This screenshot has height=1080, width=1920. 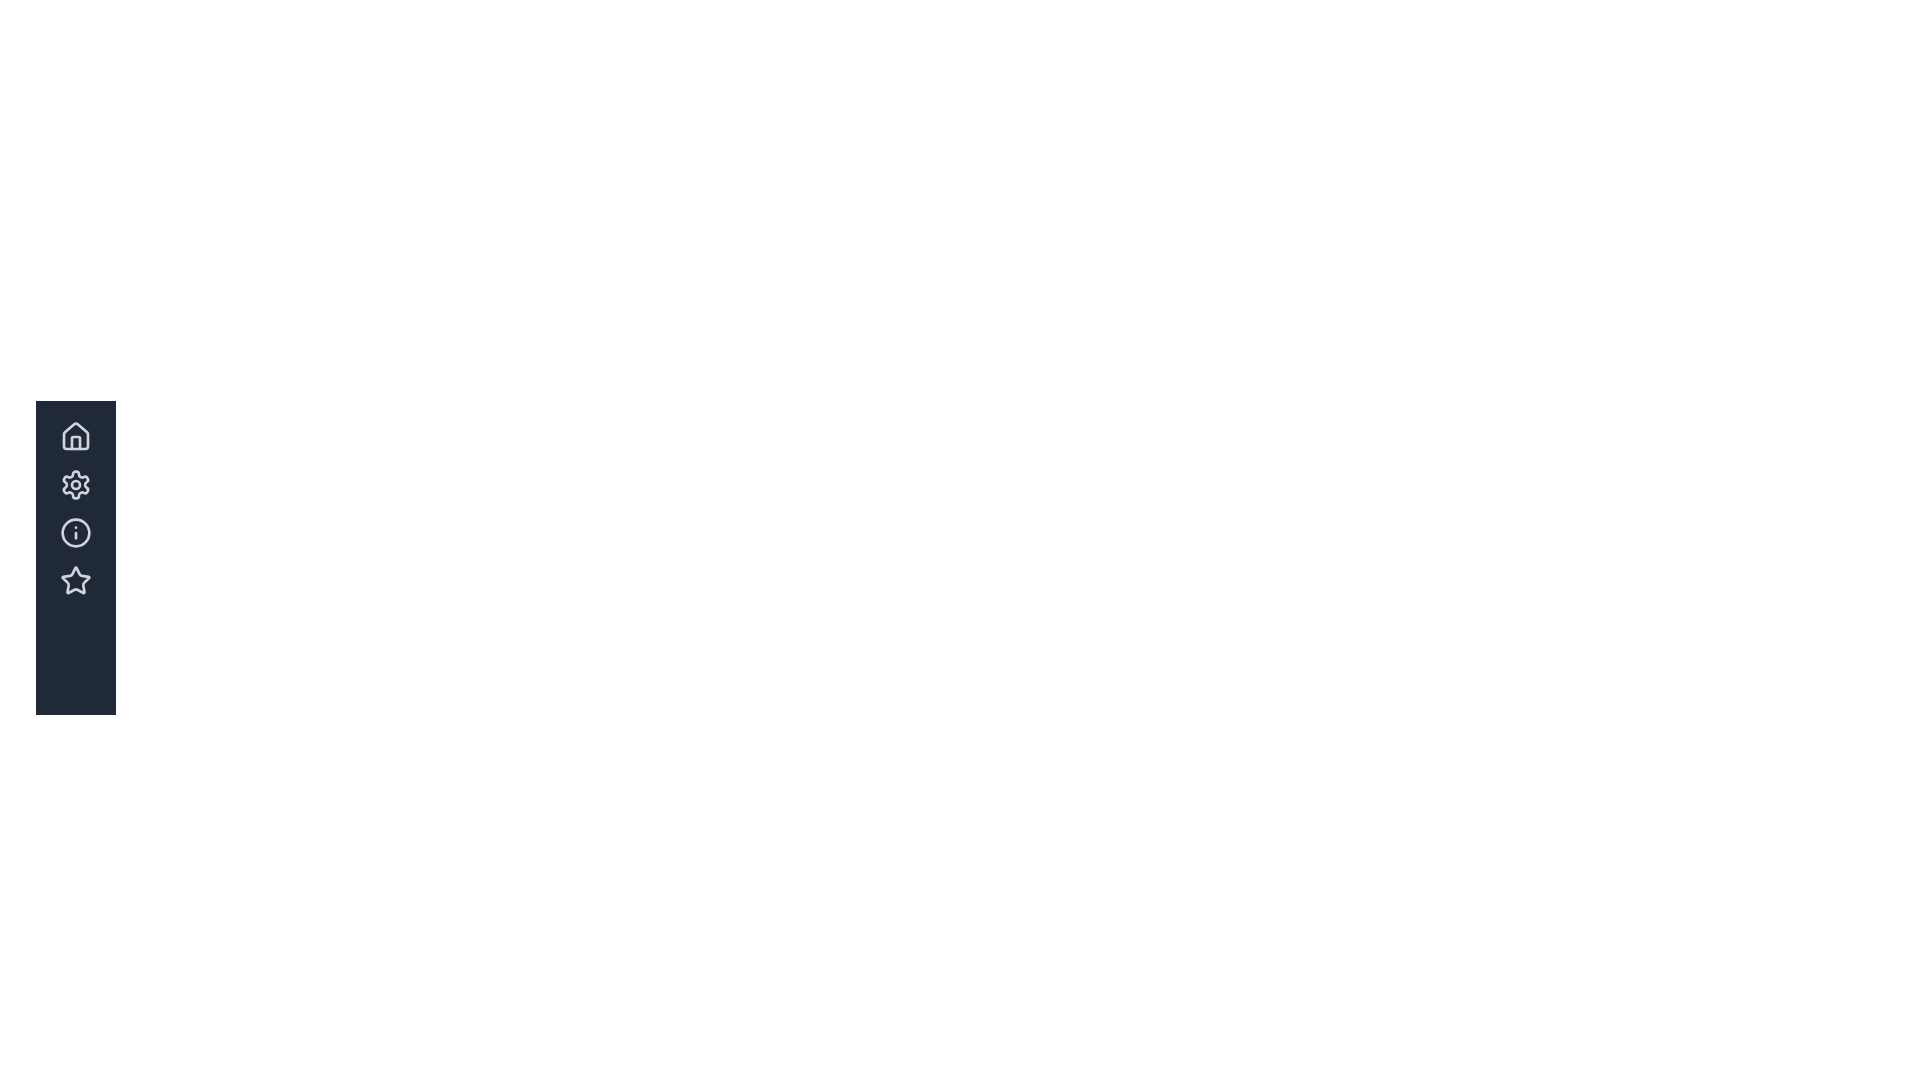 I want to click on the gear icon button on the dark vertical sidebar, so click(x=76, y=485).